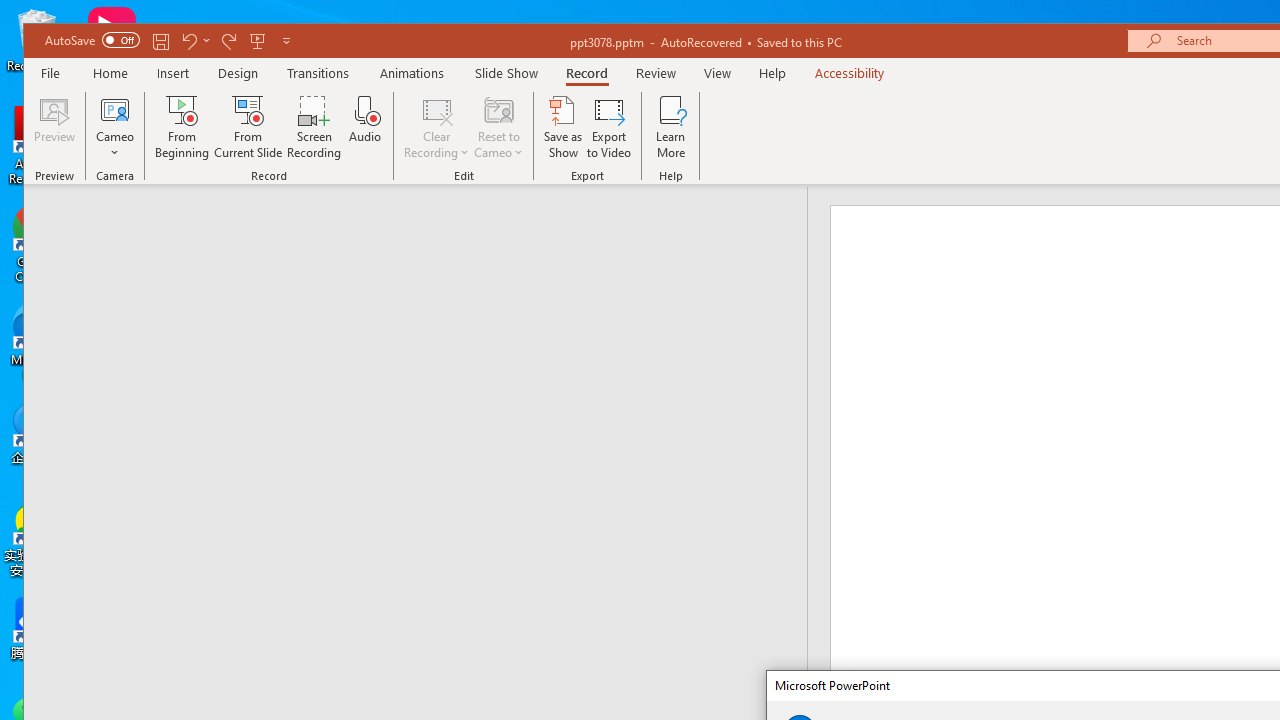  I want to click on 'Reset to Cameo', so click(499, 127).